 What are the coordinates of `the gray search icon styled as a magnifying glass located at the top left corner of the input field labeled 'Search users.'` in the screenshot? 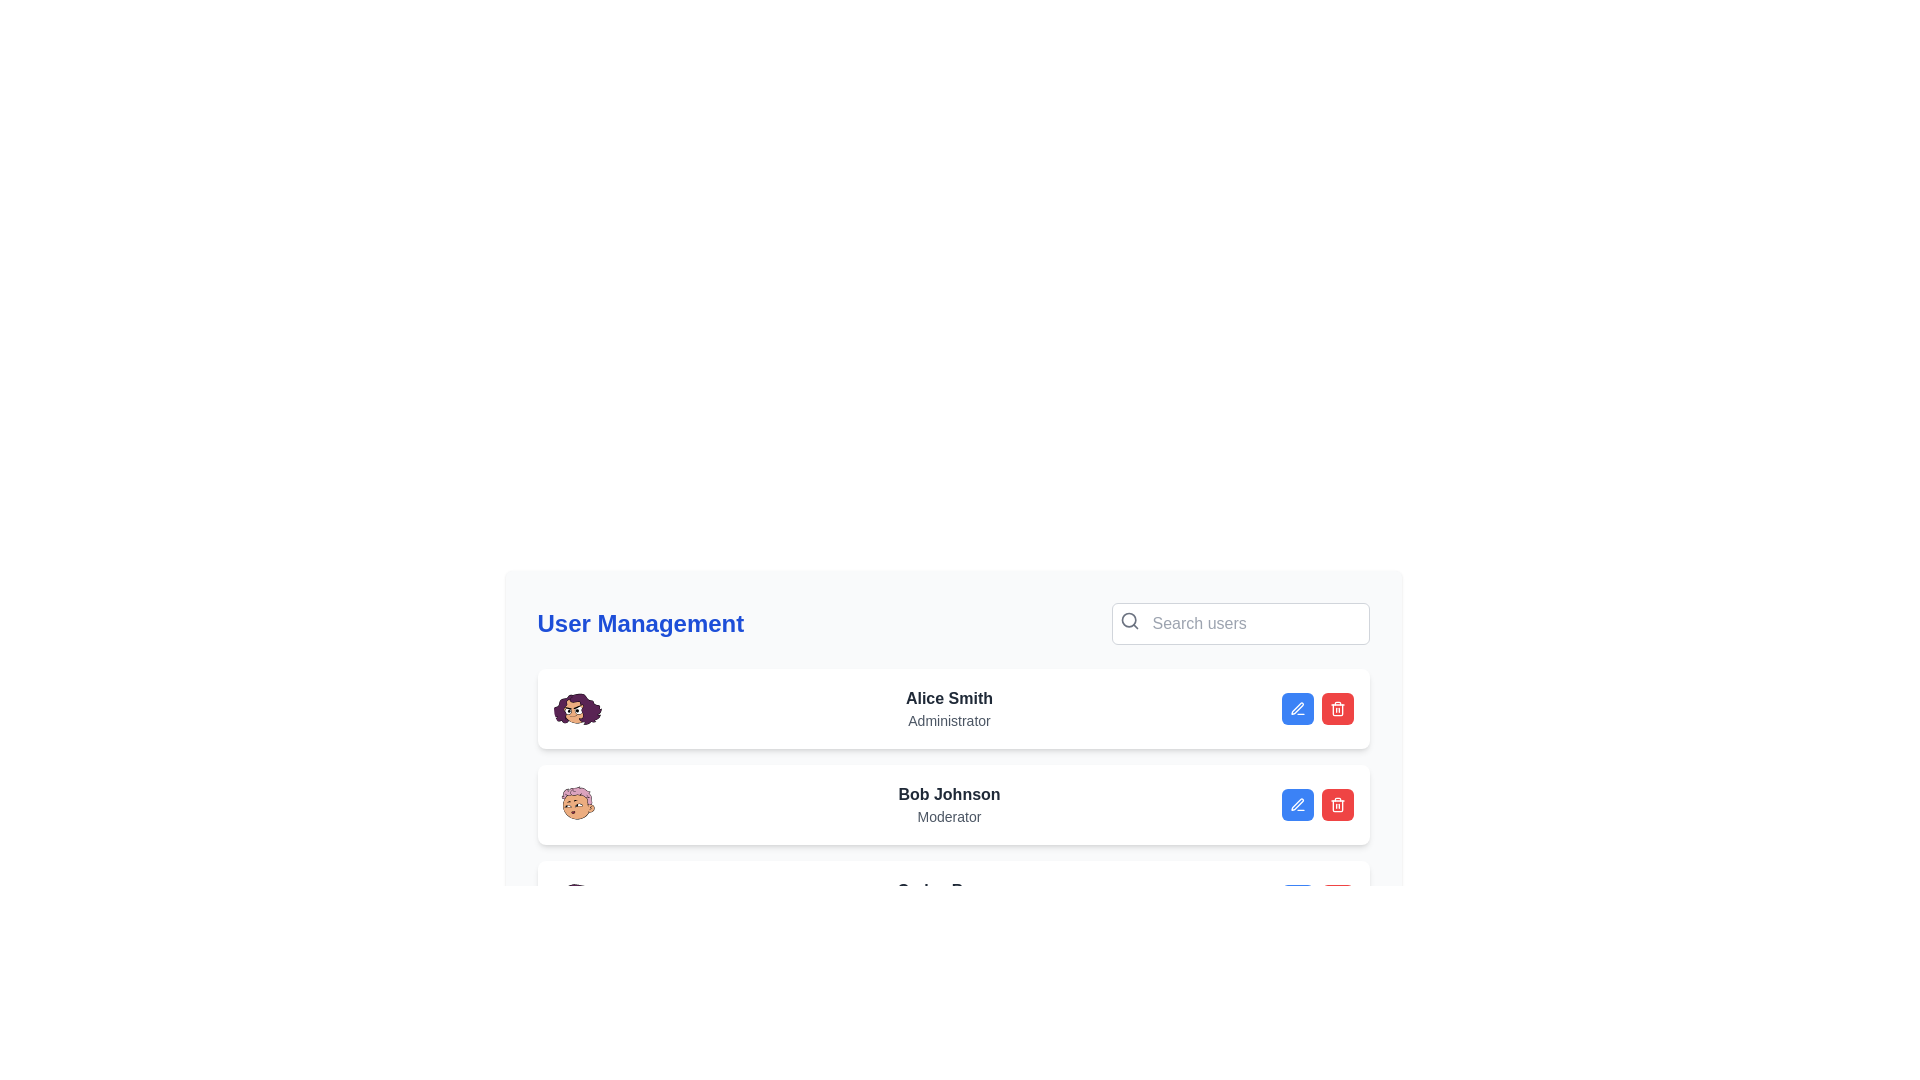 It's located at (1129, 620).